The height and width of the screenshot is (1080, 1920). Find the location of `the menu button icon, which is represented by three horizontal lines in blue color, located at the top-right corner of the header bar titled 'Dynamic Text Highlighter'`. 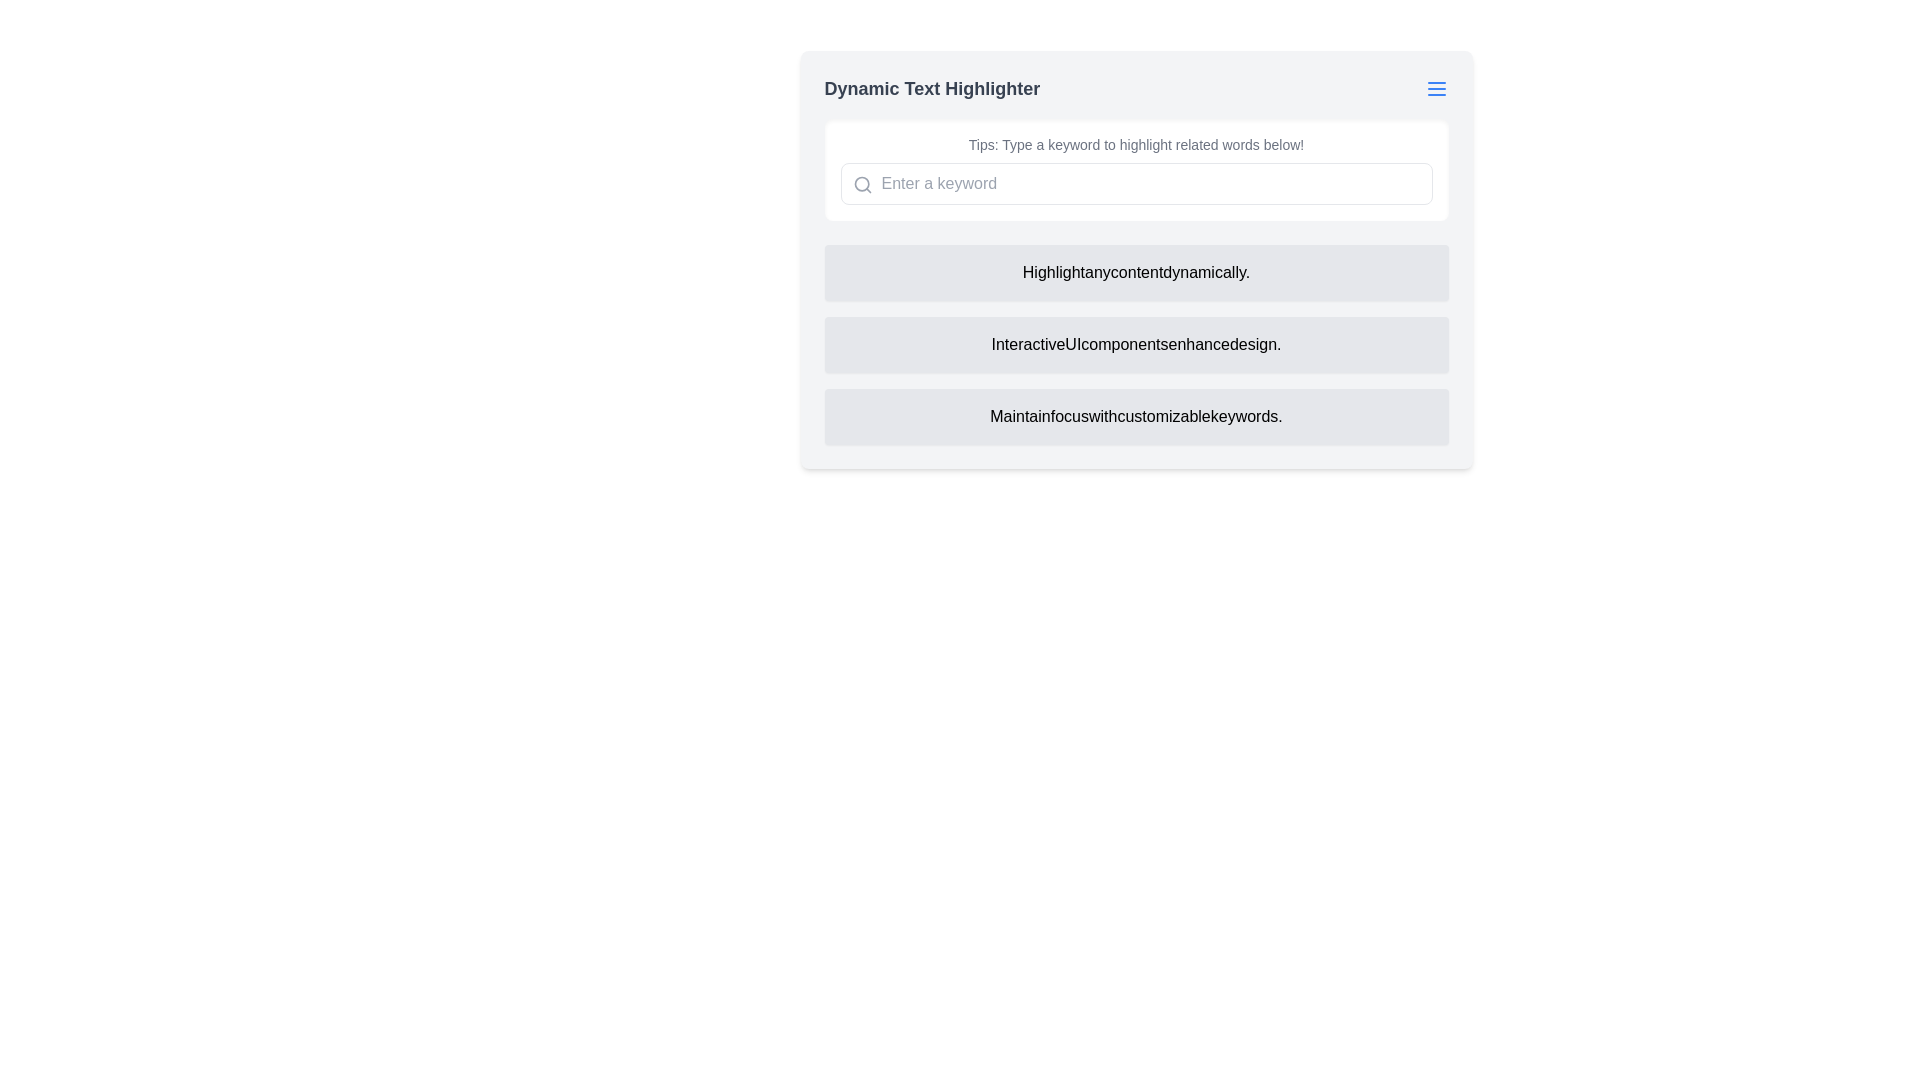

the menu button icon, which is represented by three horizontal lines in blue color, located at the top-right corner of the header bar titled 'Dynamic Text Highlighter' is located at coordinates (1435, 87).